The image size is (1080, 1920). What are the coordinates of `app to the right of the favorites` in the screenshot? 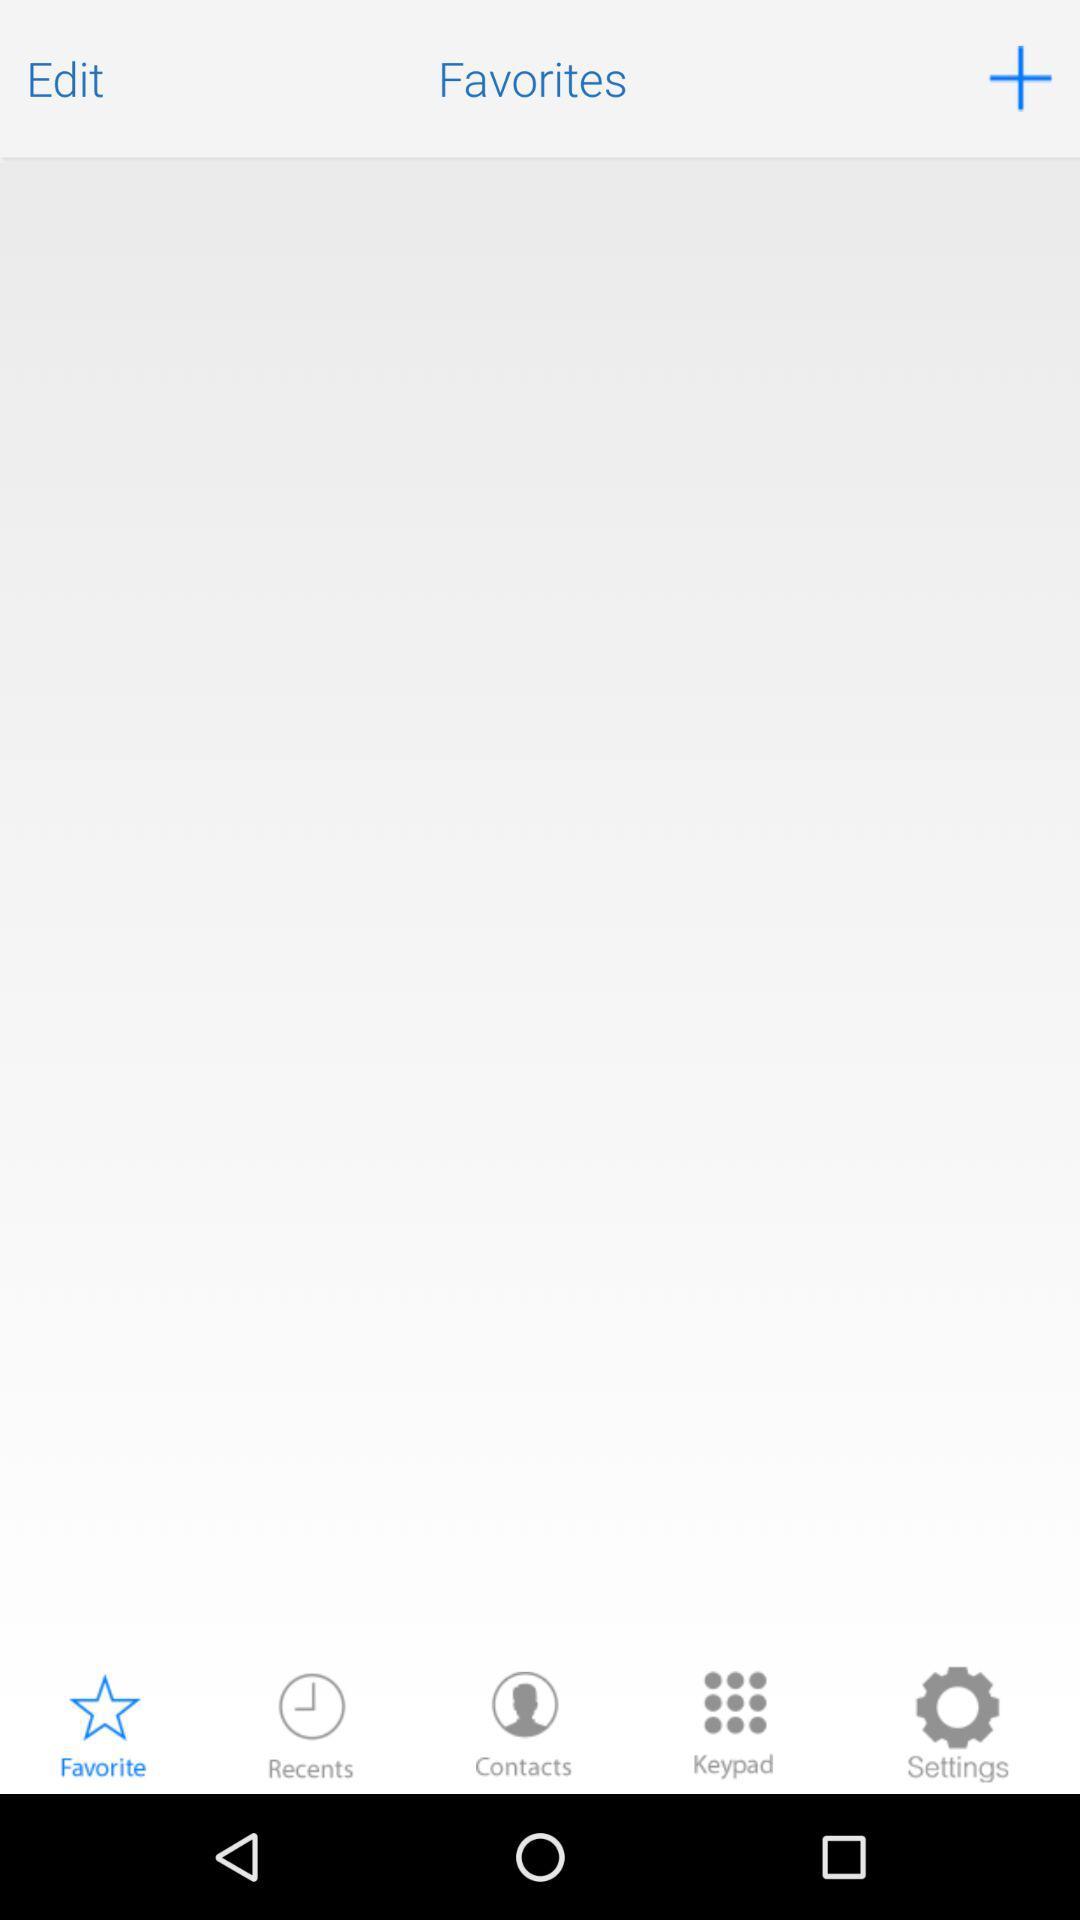 It's located at (1020, 78).